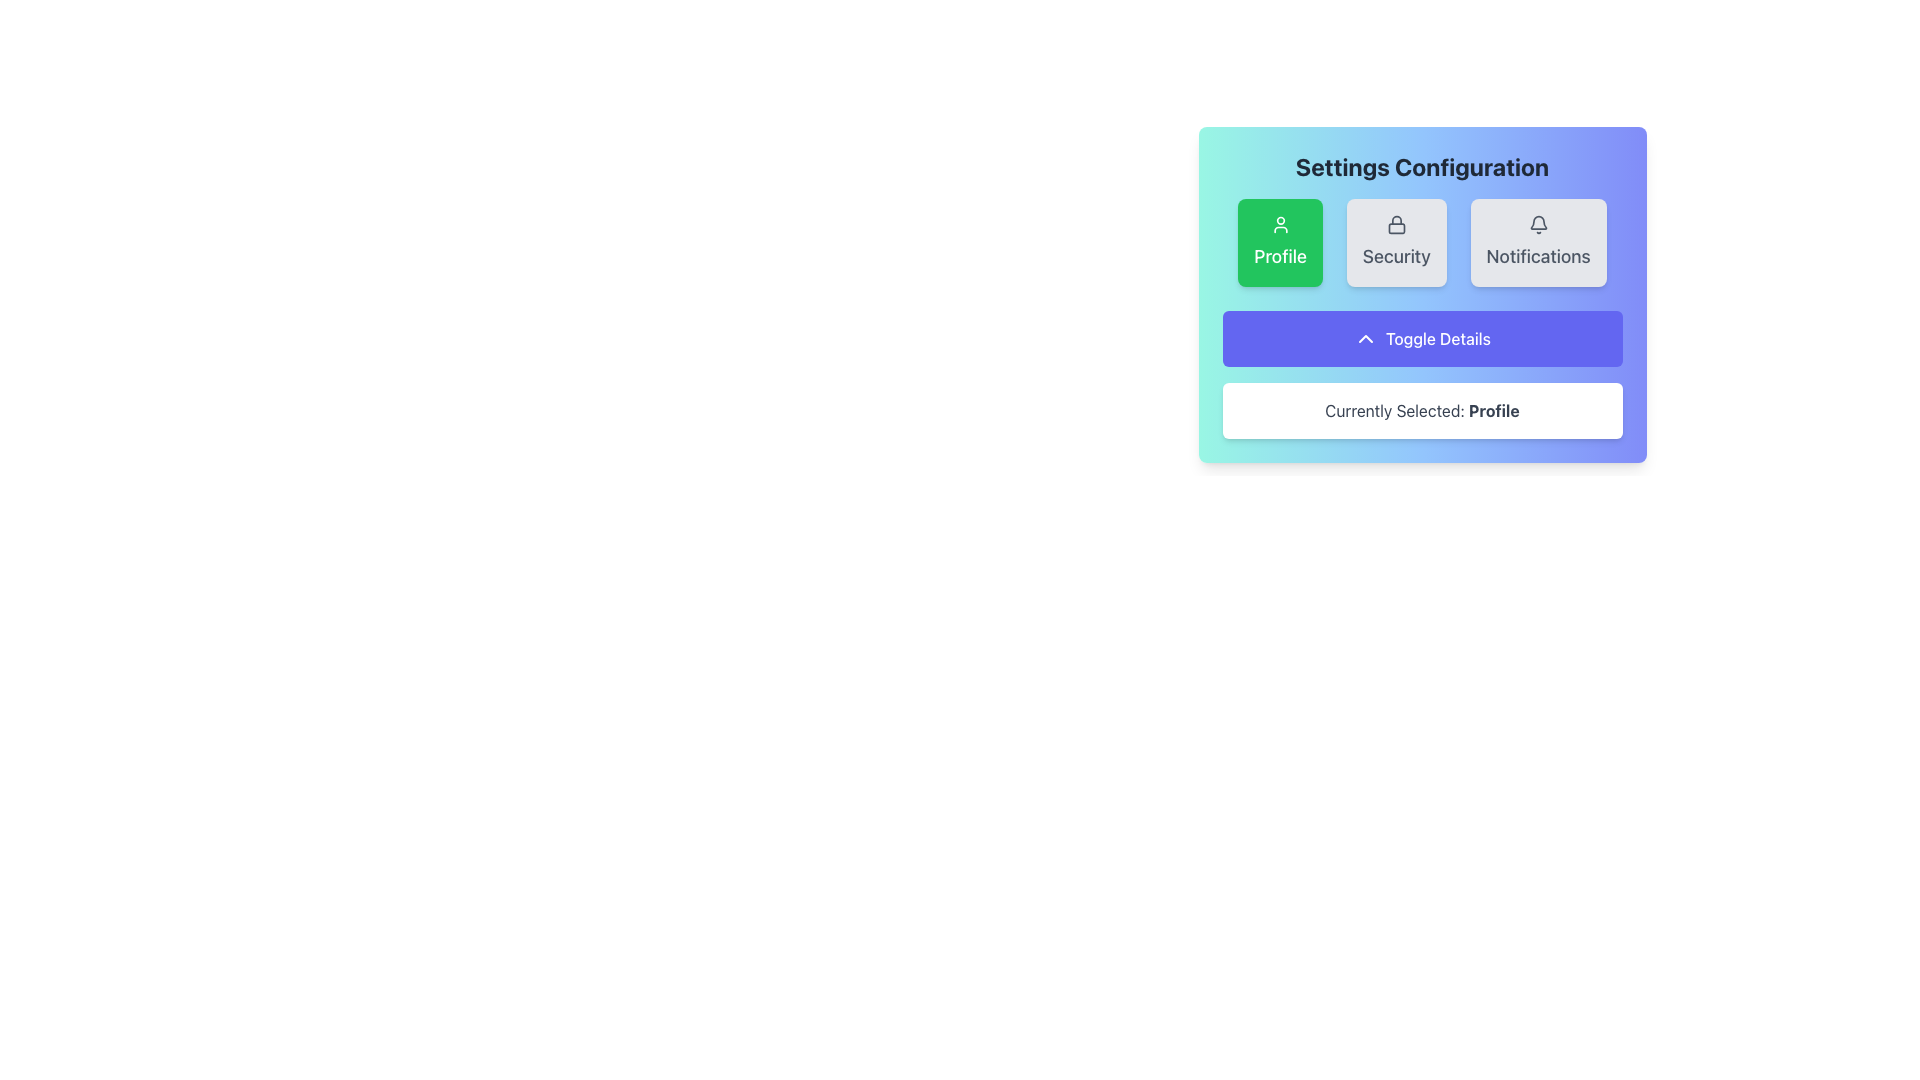 The image size is (1920, 1080). Describe the element at coordinates (1365, 338) in the screenshot. I see `the downward-pointing chevron icon with a black outline located to the left of the 'Toggle Details' text within the purple button under the 'Settings Configuration' header` at that location.